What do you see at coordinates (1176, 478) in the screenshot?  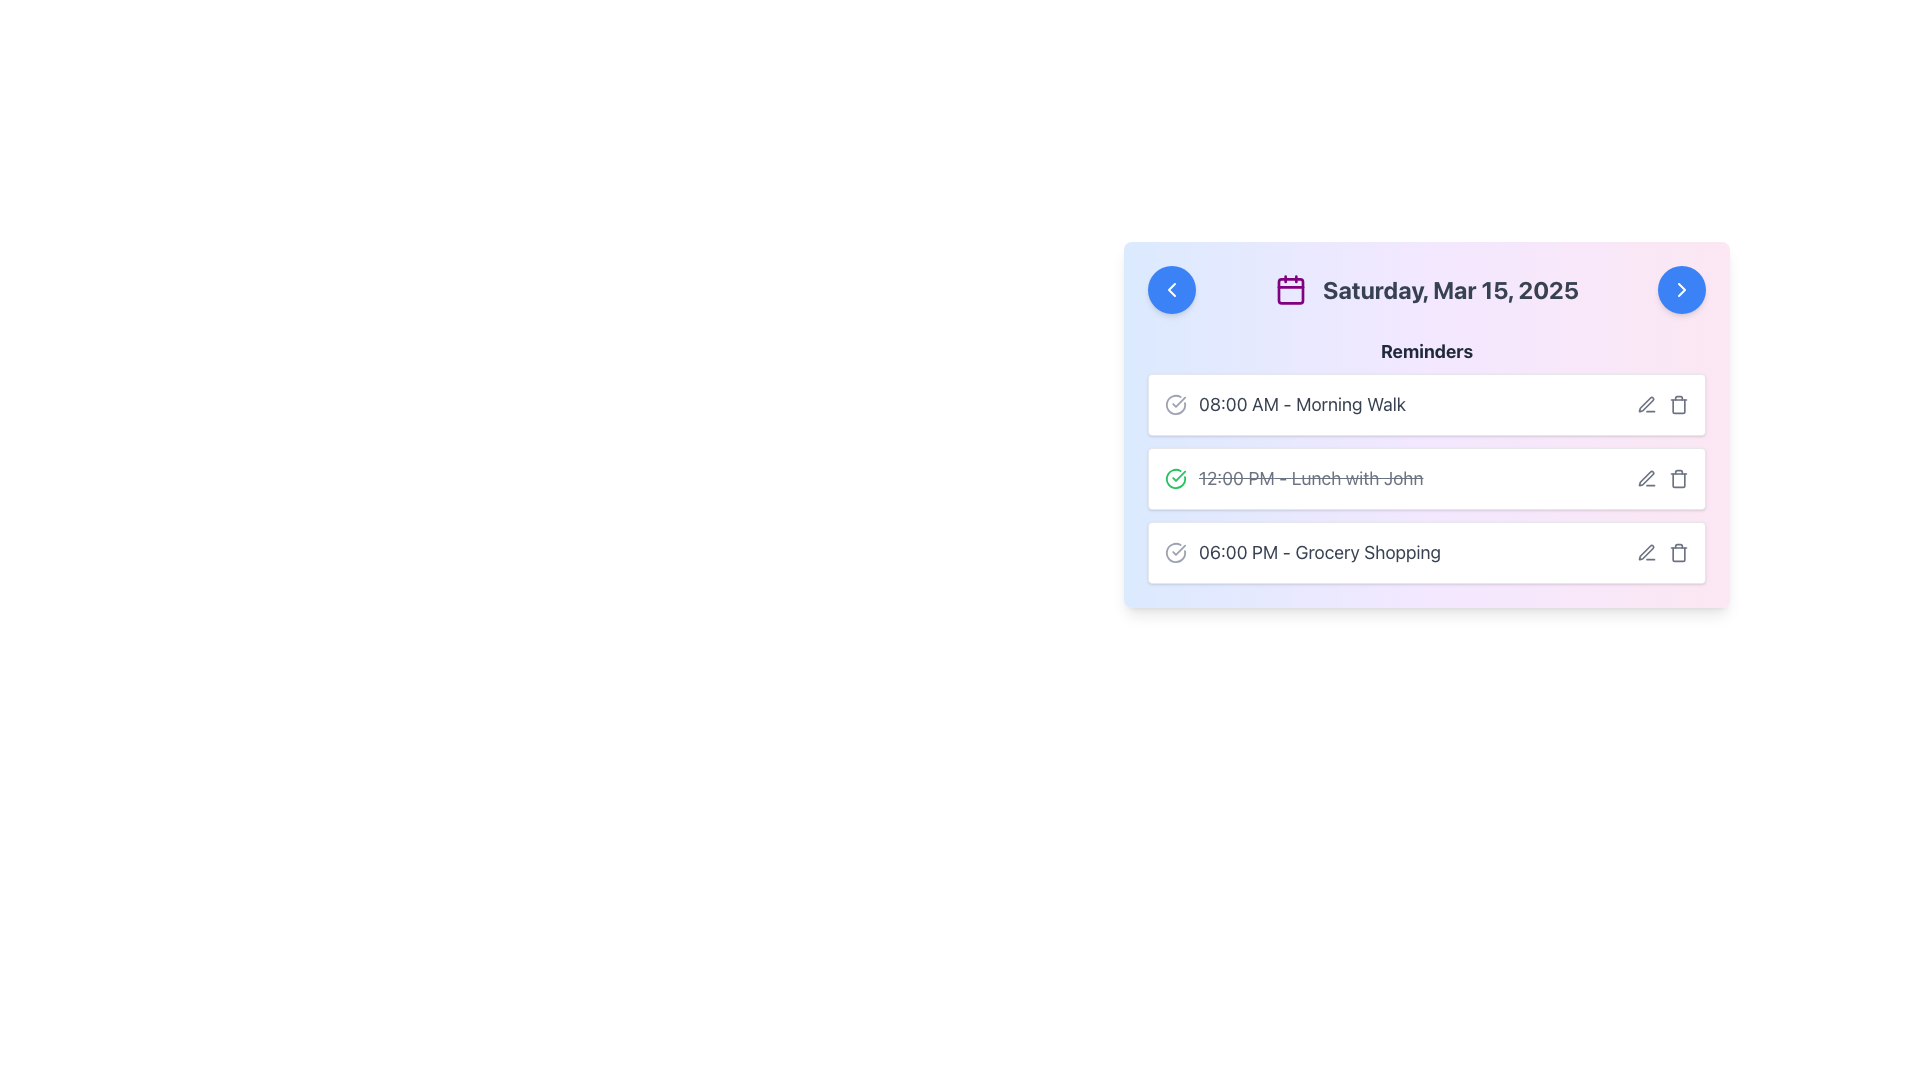 I see `the circular green checkmark icon in the reminder entry for 'Lunch with John'` at bounding box center [1176, 478].